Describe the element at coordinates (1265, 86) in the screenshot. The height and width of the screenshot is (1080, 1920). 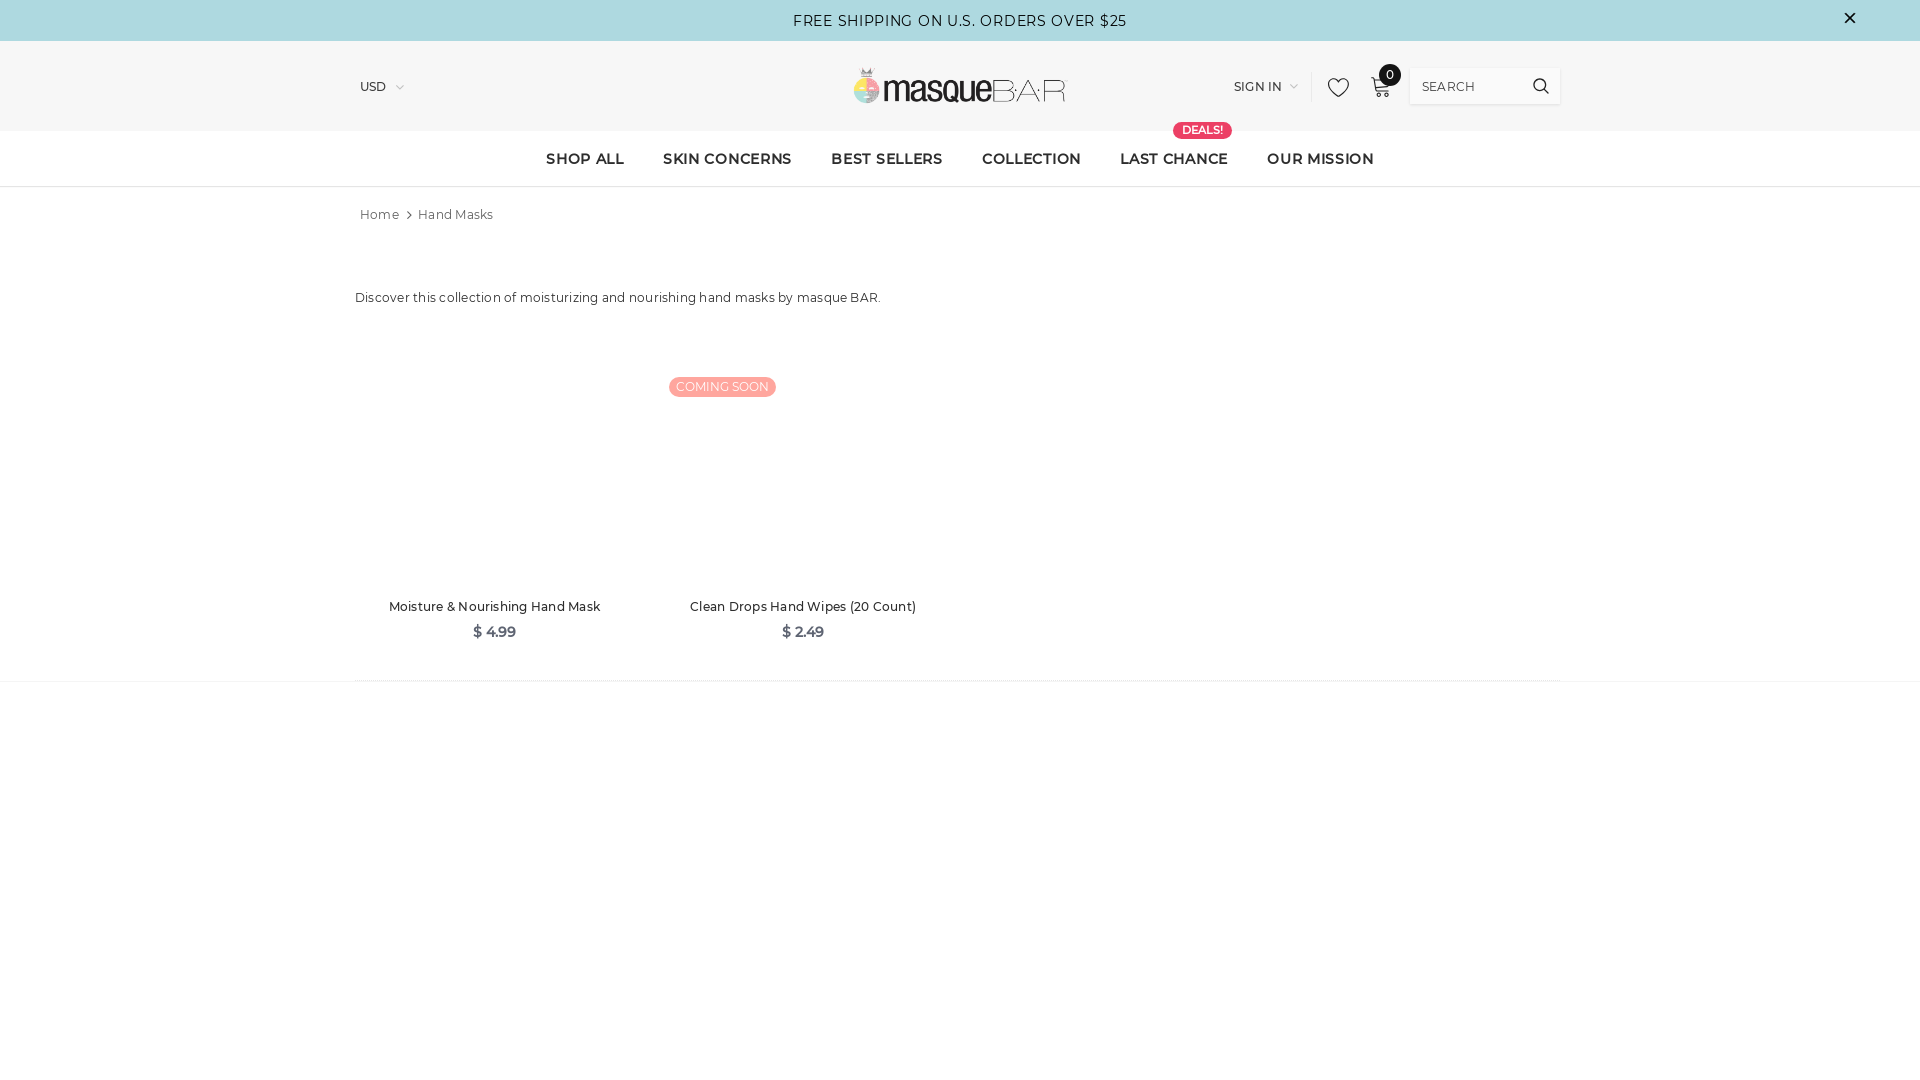
I see `'SIGN IN'` at that location.